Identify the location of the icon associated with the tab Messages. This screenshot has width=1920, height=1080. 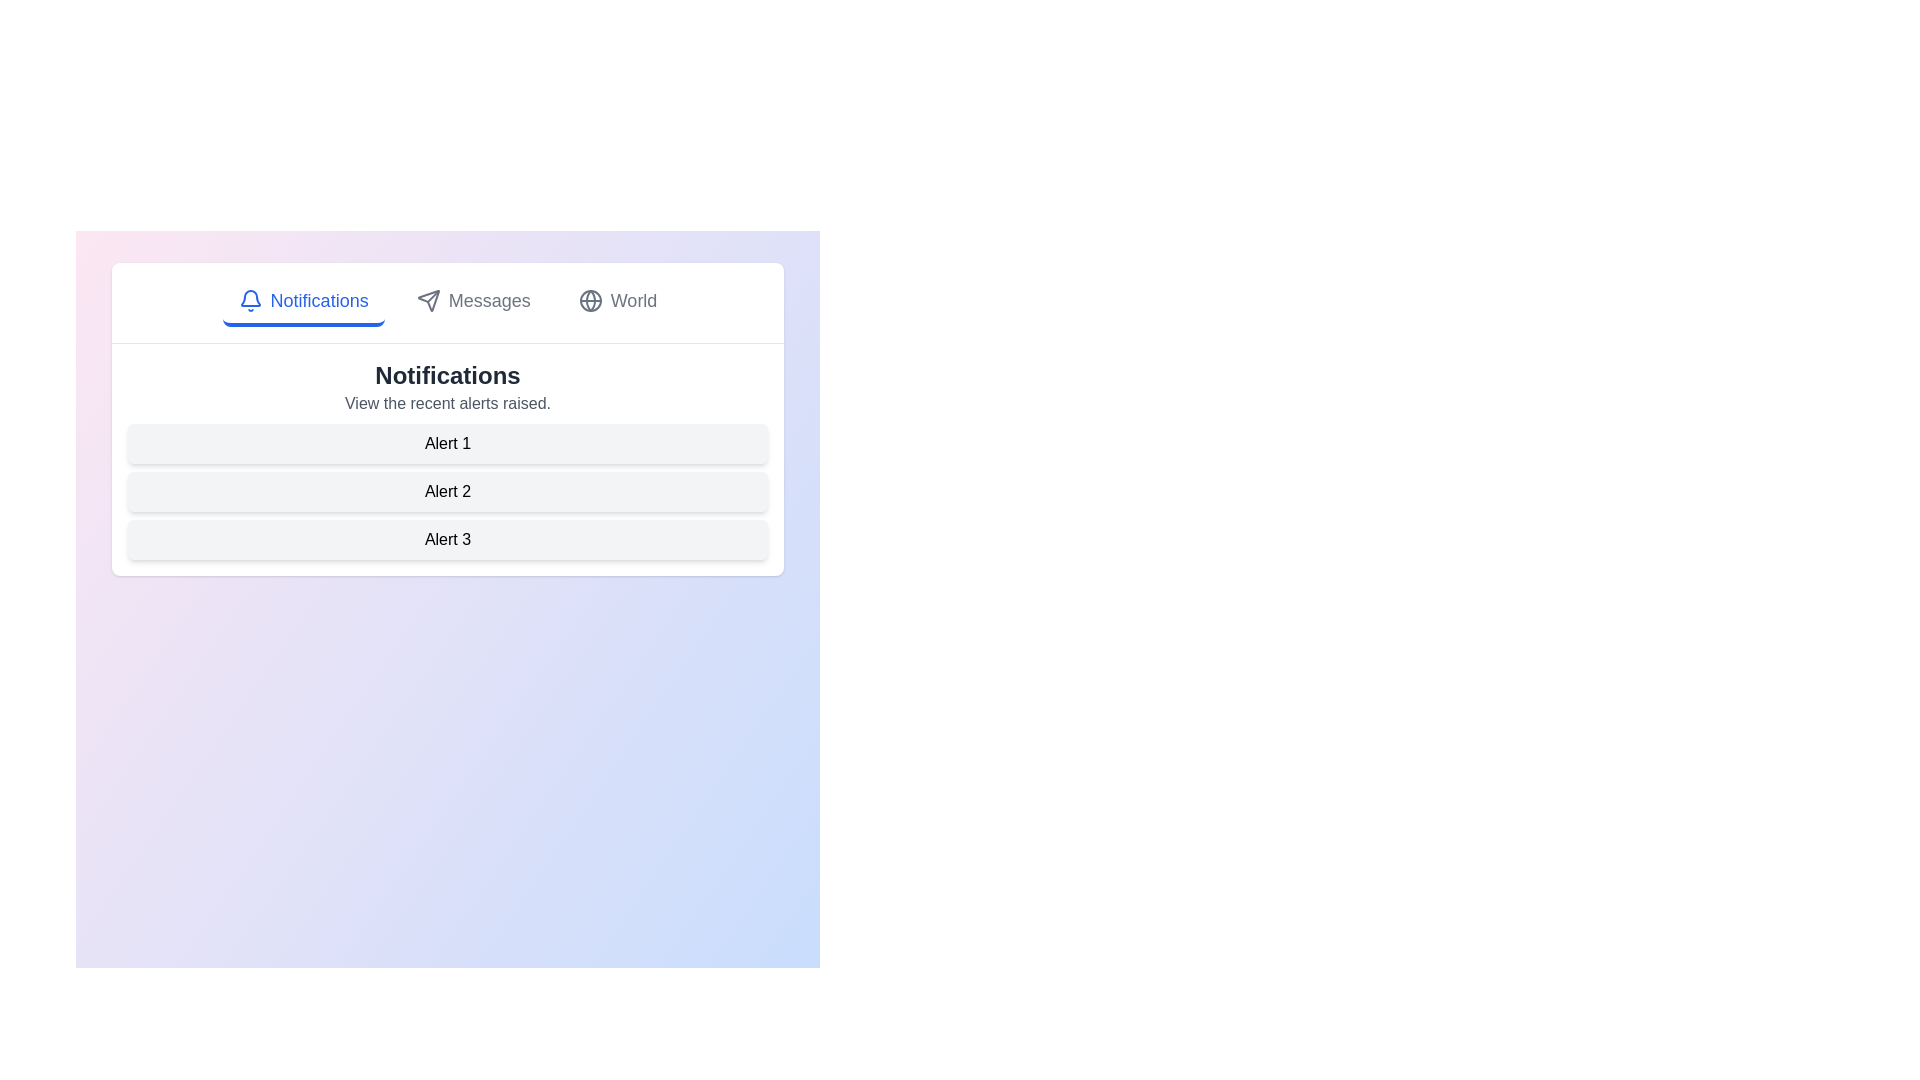
(427, 300).